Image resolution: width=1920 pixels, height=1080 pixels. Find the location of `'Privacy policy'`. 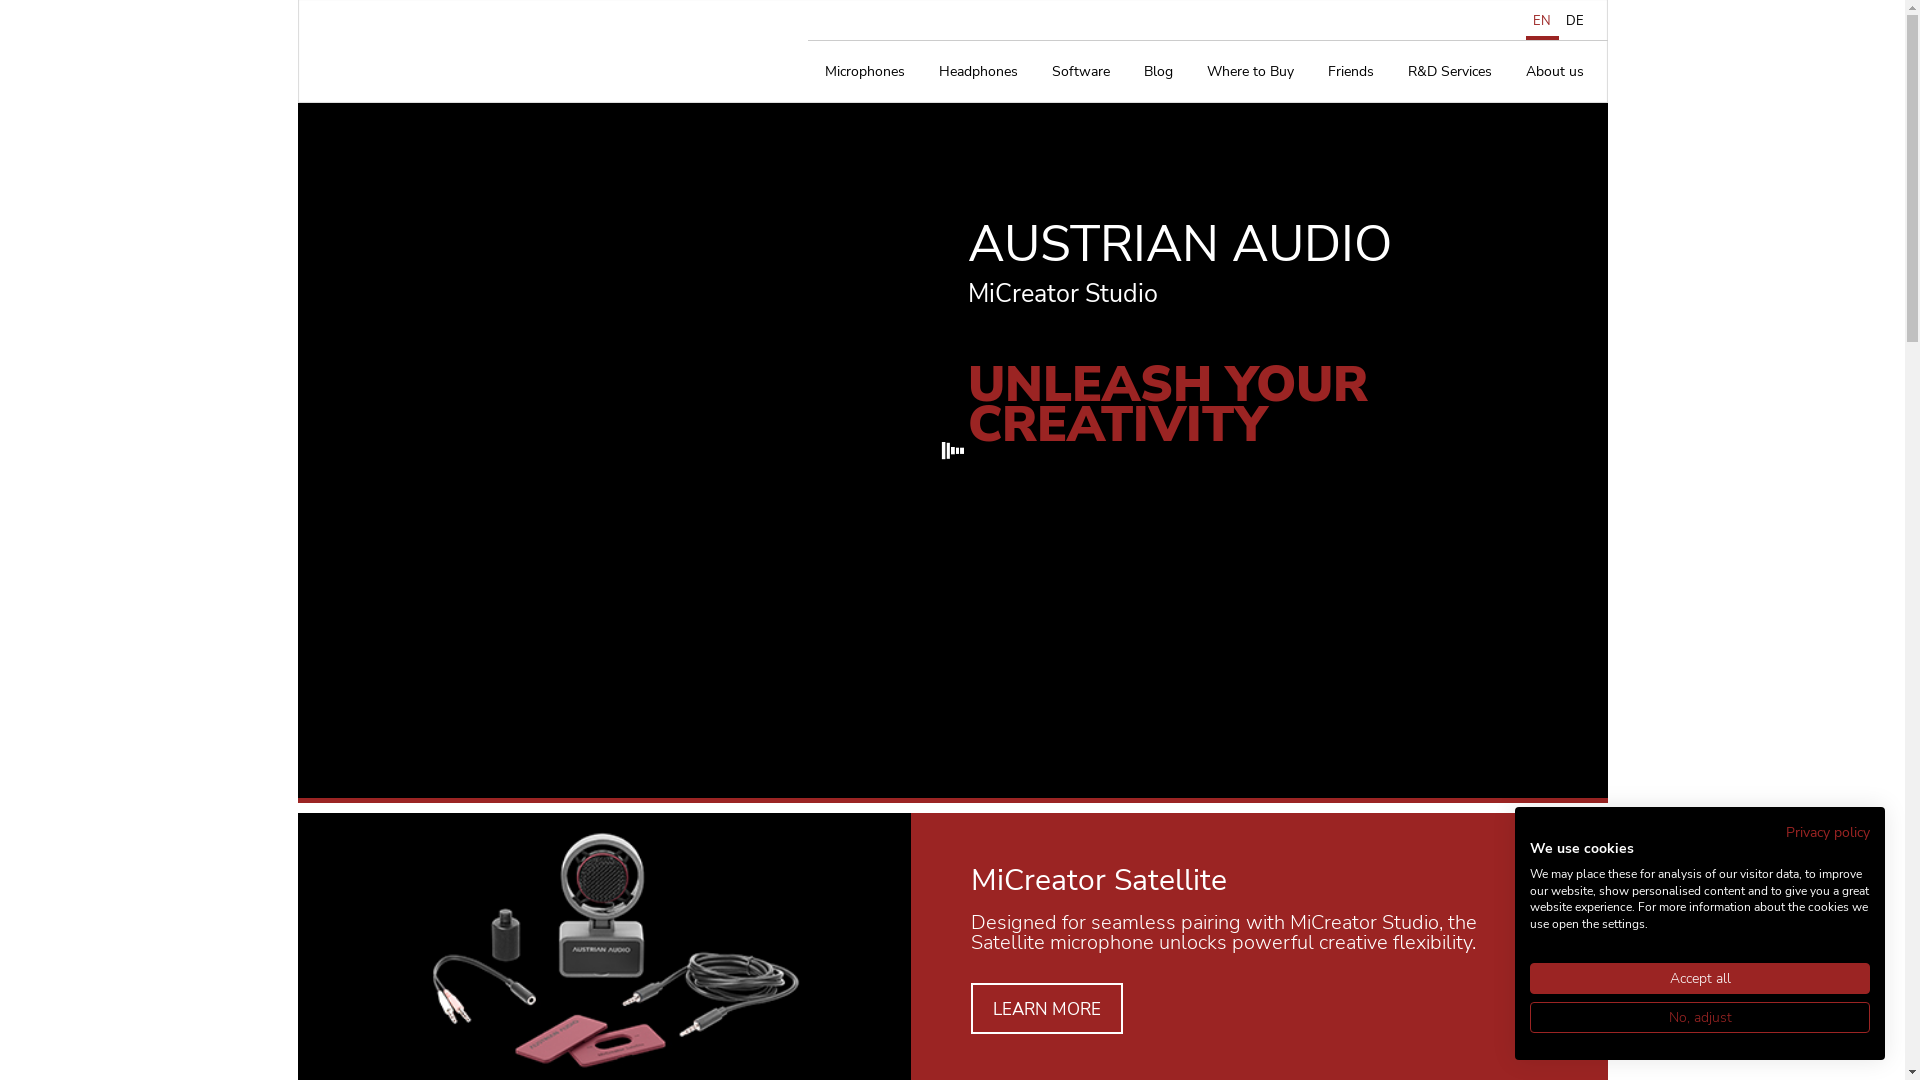

'Privacy policy' is located at coordinates (1828, 832).